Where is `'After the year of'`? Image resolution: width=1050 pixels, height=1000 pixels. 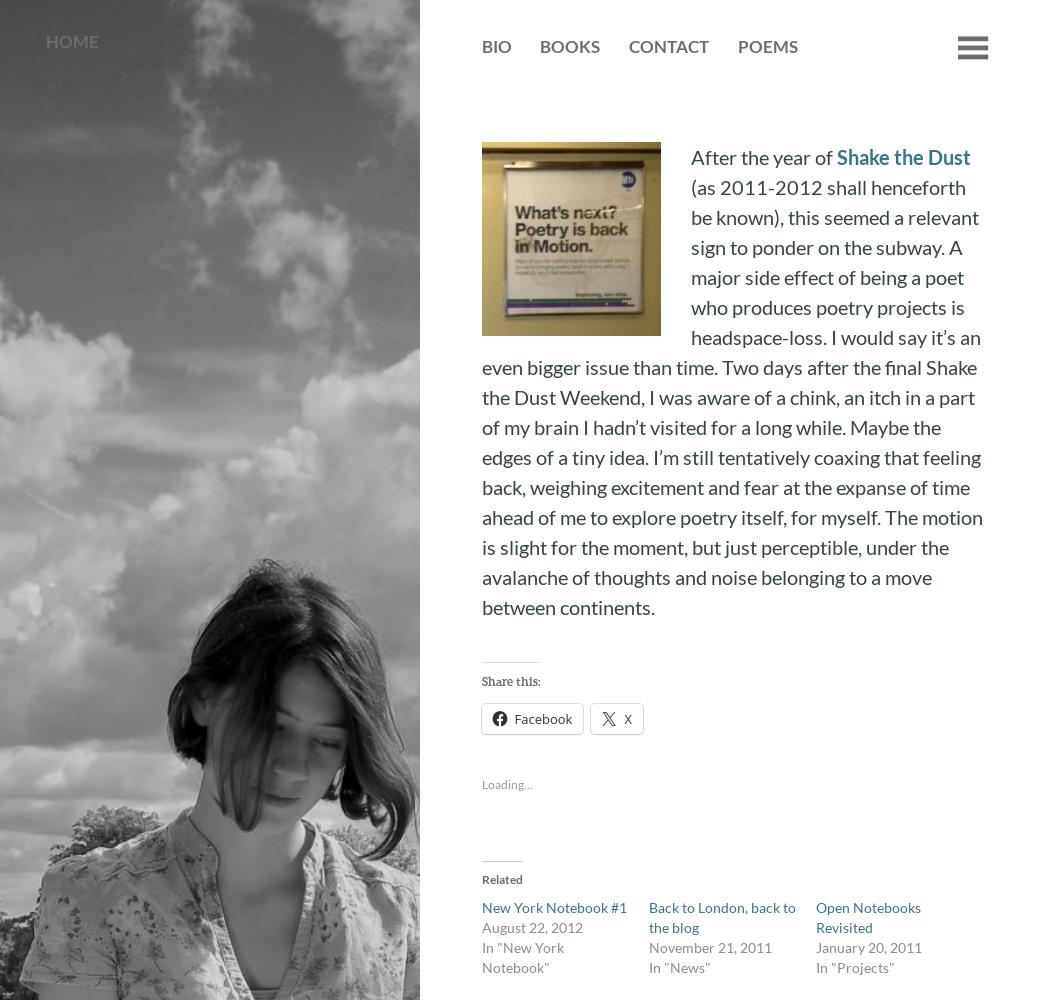 'After the year of' is located at coordinates (763, 157).